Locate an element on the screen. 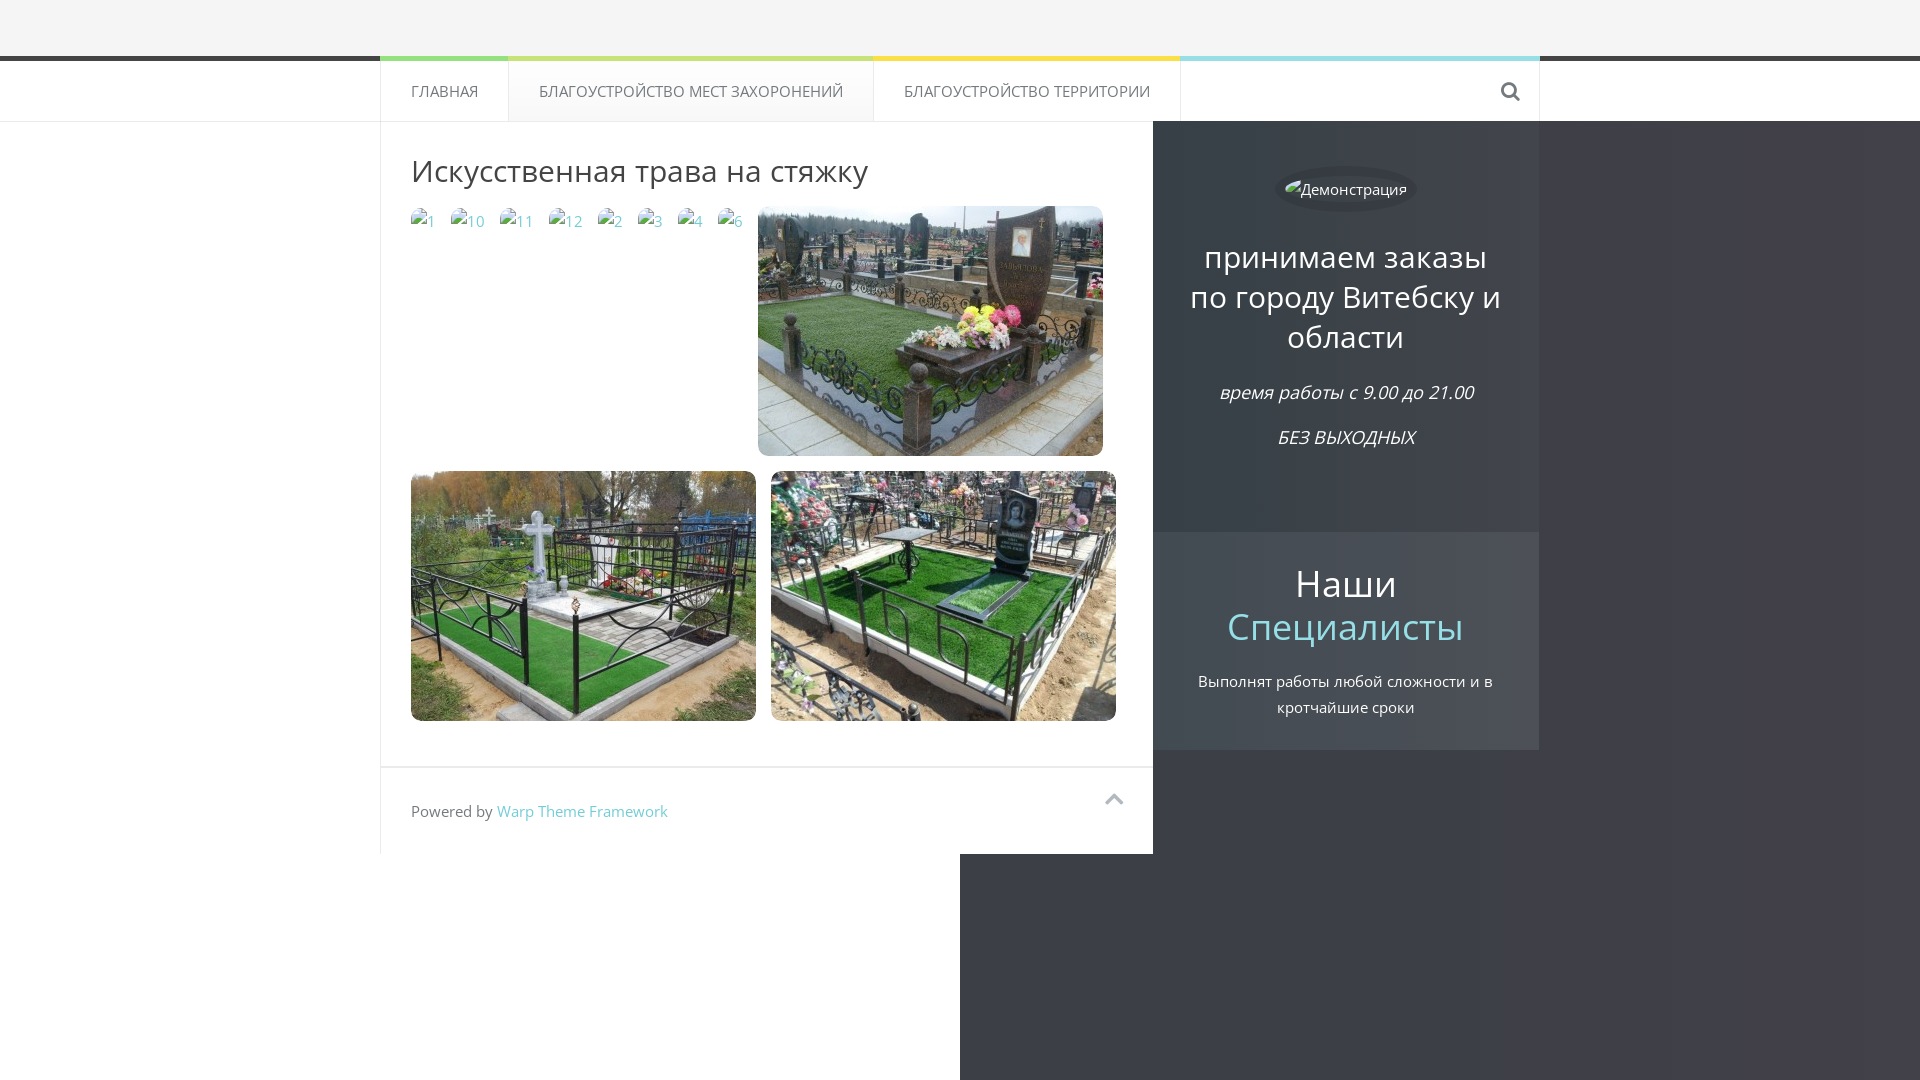 This screenshot has width=1920, height=1080. '2' is located at coordinates (609, 219).